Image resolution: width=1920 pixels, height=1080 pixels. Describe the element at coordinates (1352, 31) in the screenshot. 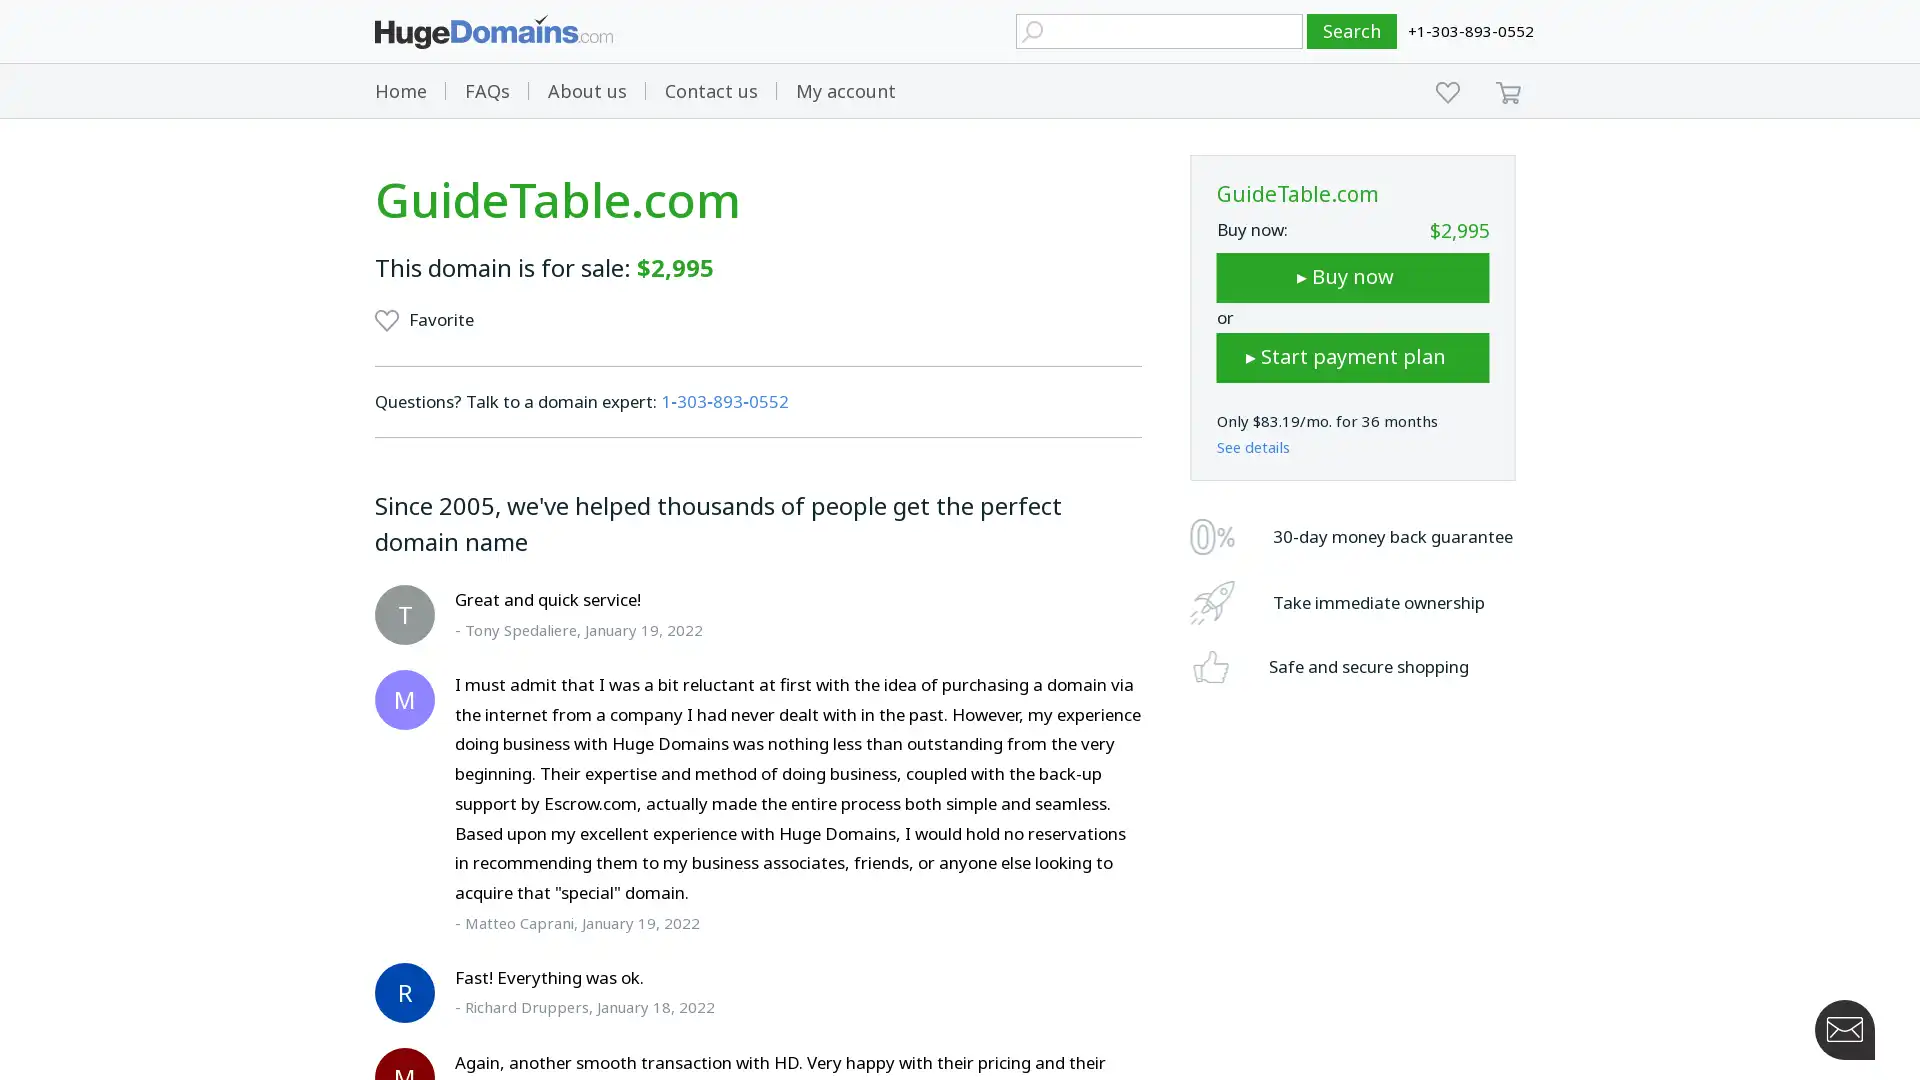

I see `Search` at that location.